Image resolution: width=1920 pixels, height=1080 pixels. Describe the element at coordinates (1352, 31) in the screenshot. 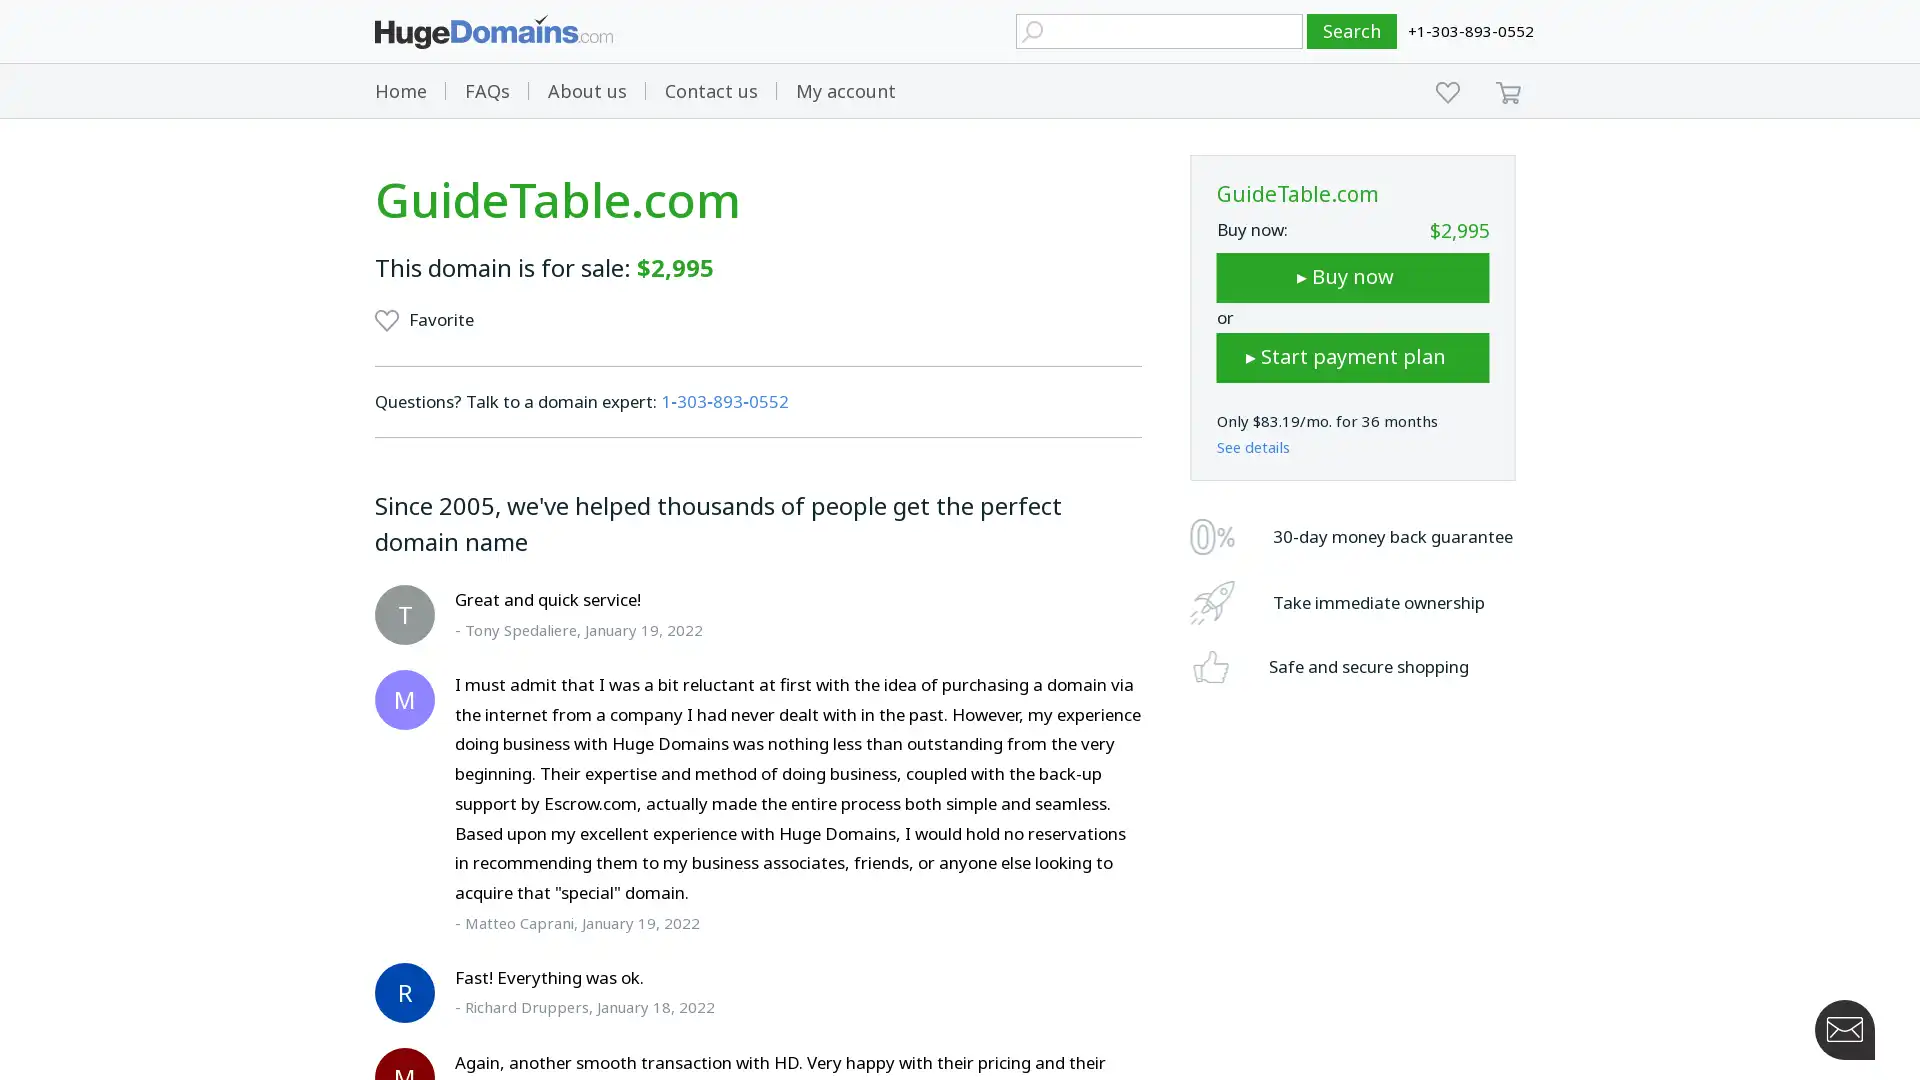

I see `Search` at that location.